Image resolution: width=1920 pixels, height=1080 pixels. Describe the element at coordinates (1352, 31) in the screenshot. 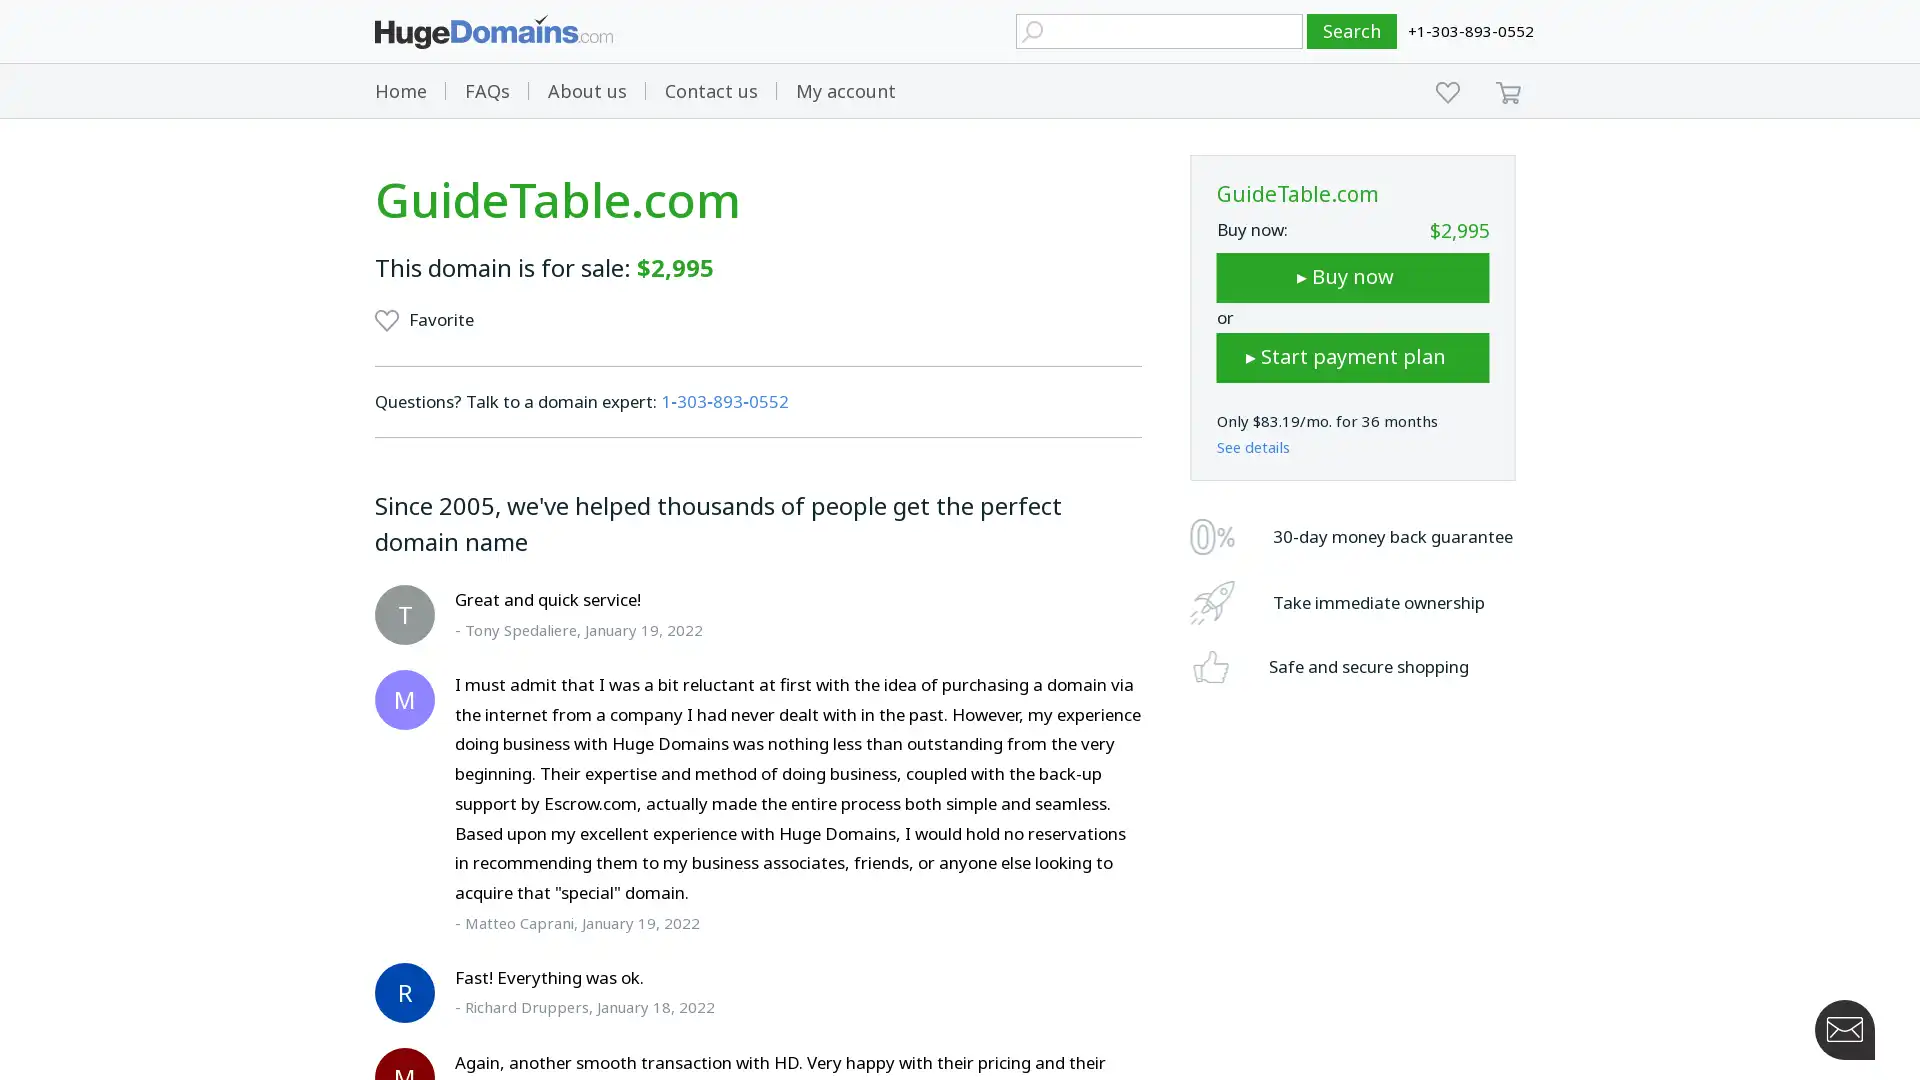

I see `Search` at that location.